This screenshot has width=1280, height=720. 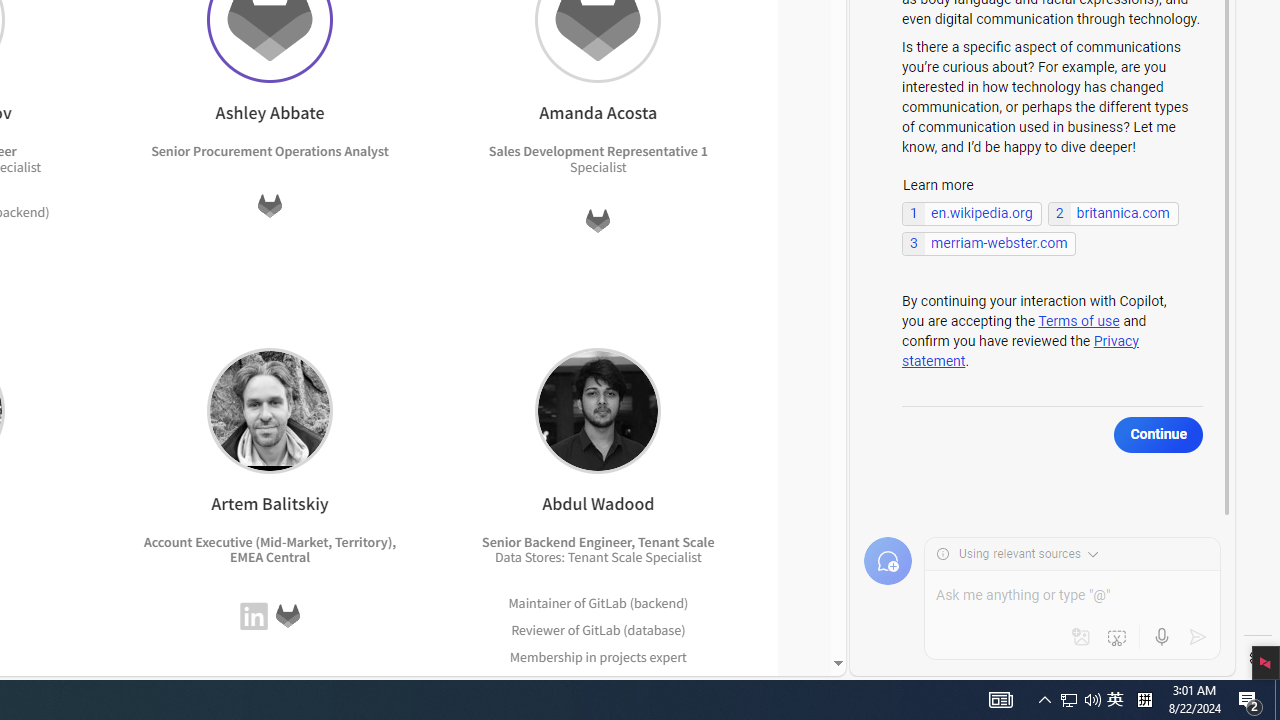 I want to click on 'Membership in groups expert', so click(x=598, y=682).